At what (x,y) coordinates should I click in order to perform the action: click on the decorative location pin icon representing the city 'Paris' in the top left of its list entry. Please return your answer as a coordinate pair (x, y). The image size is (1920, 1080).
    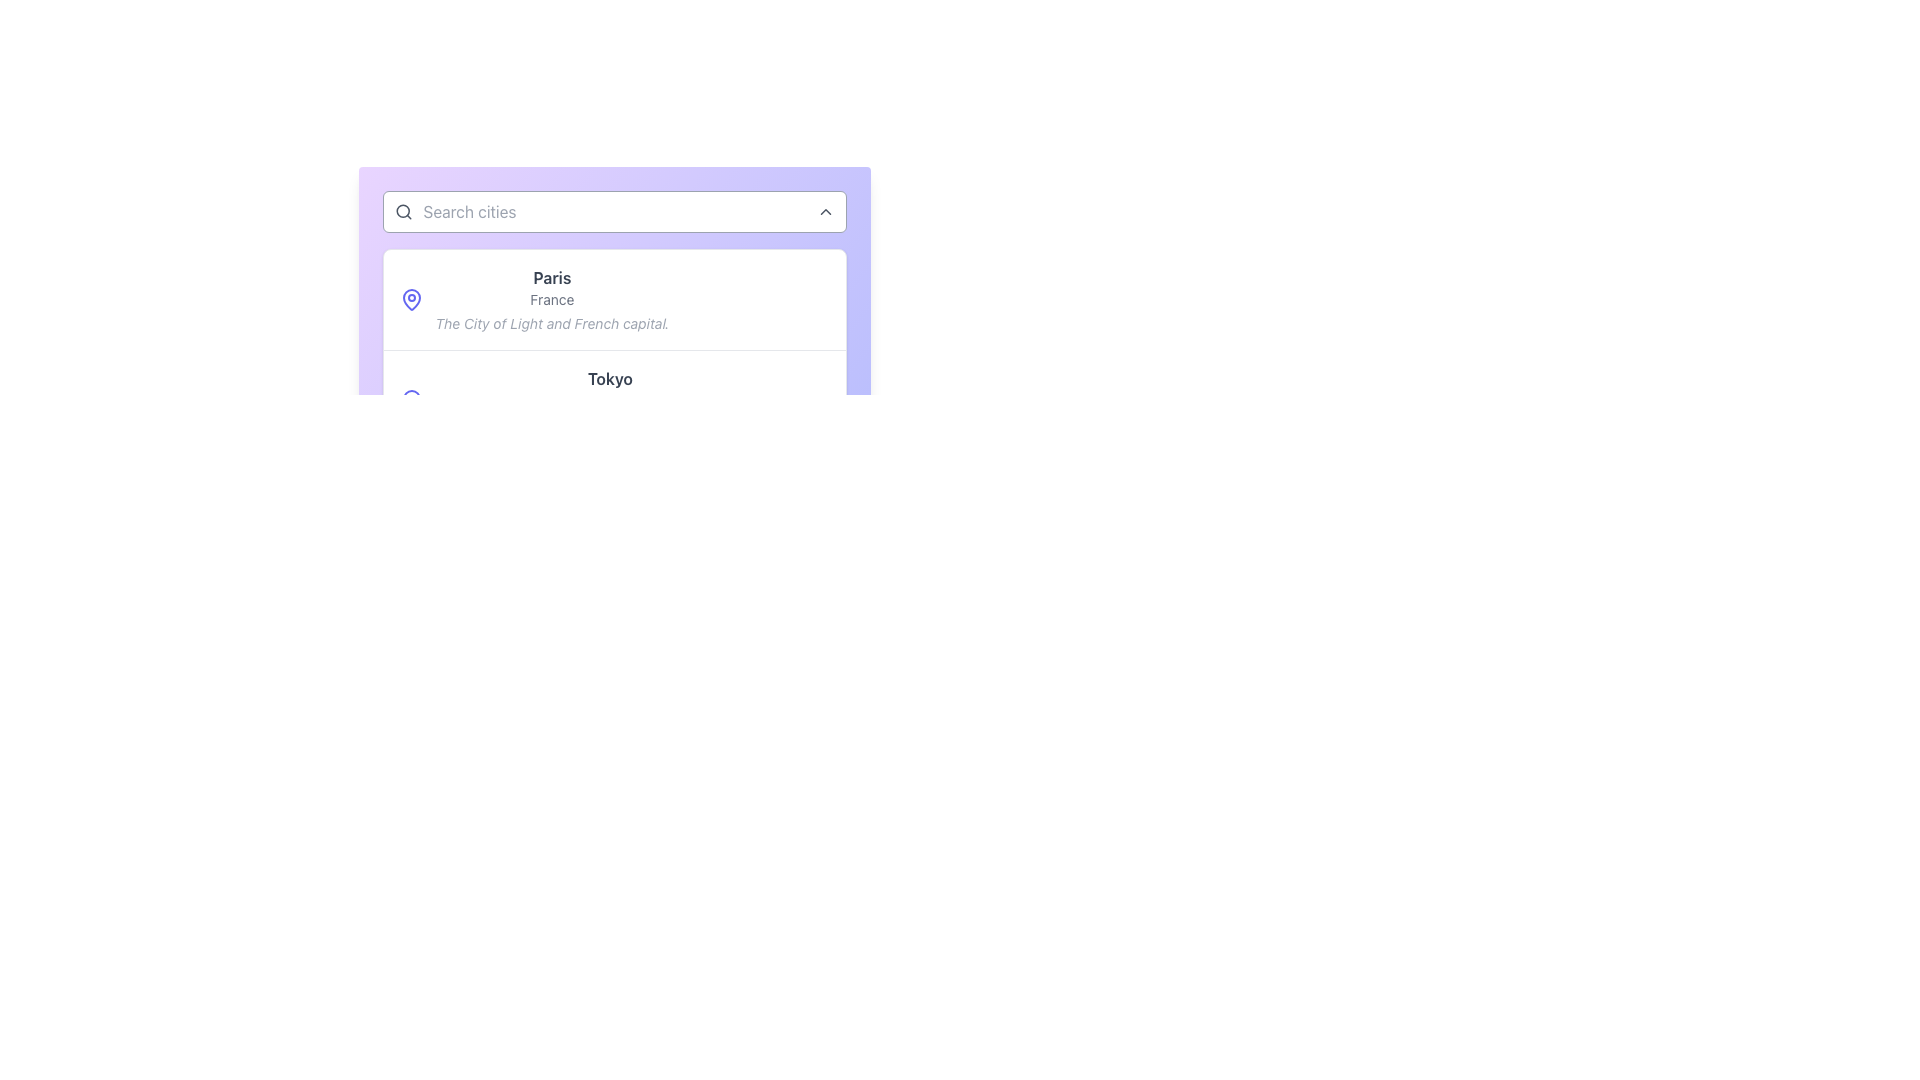
    Looking at the image, I should click on (410, 401).